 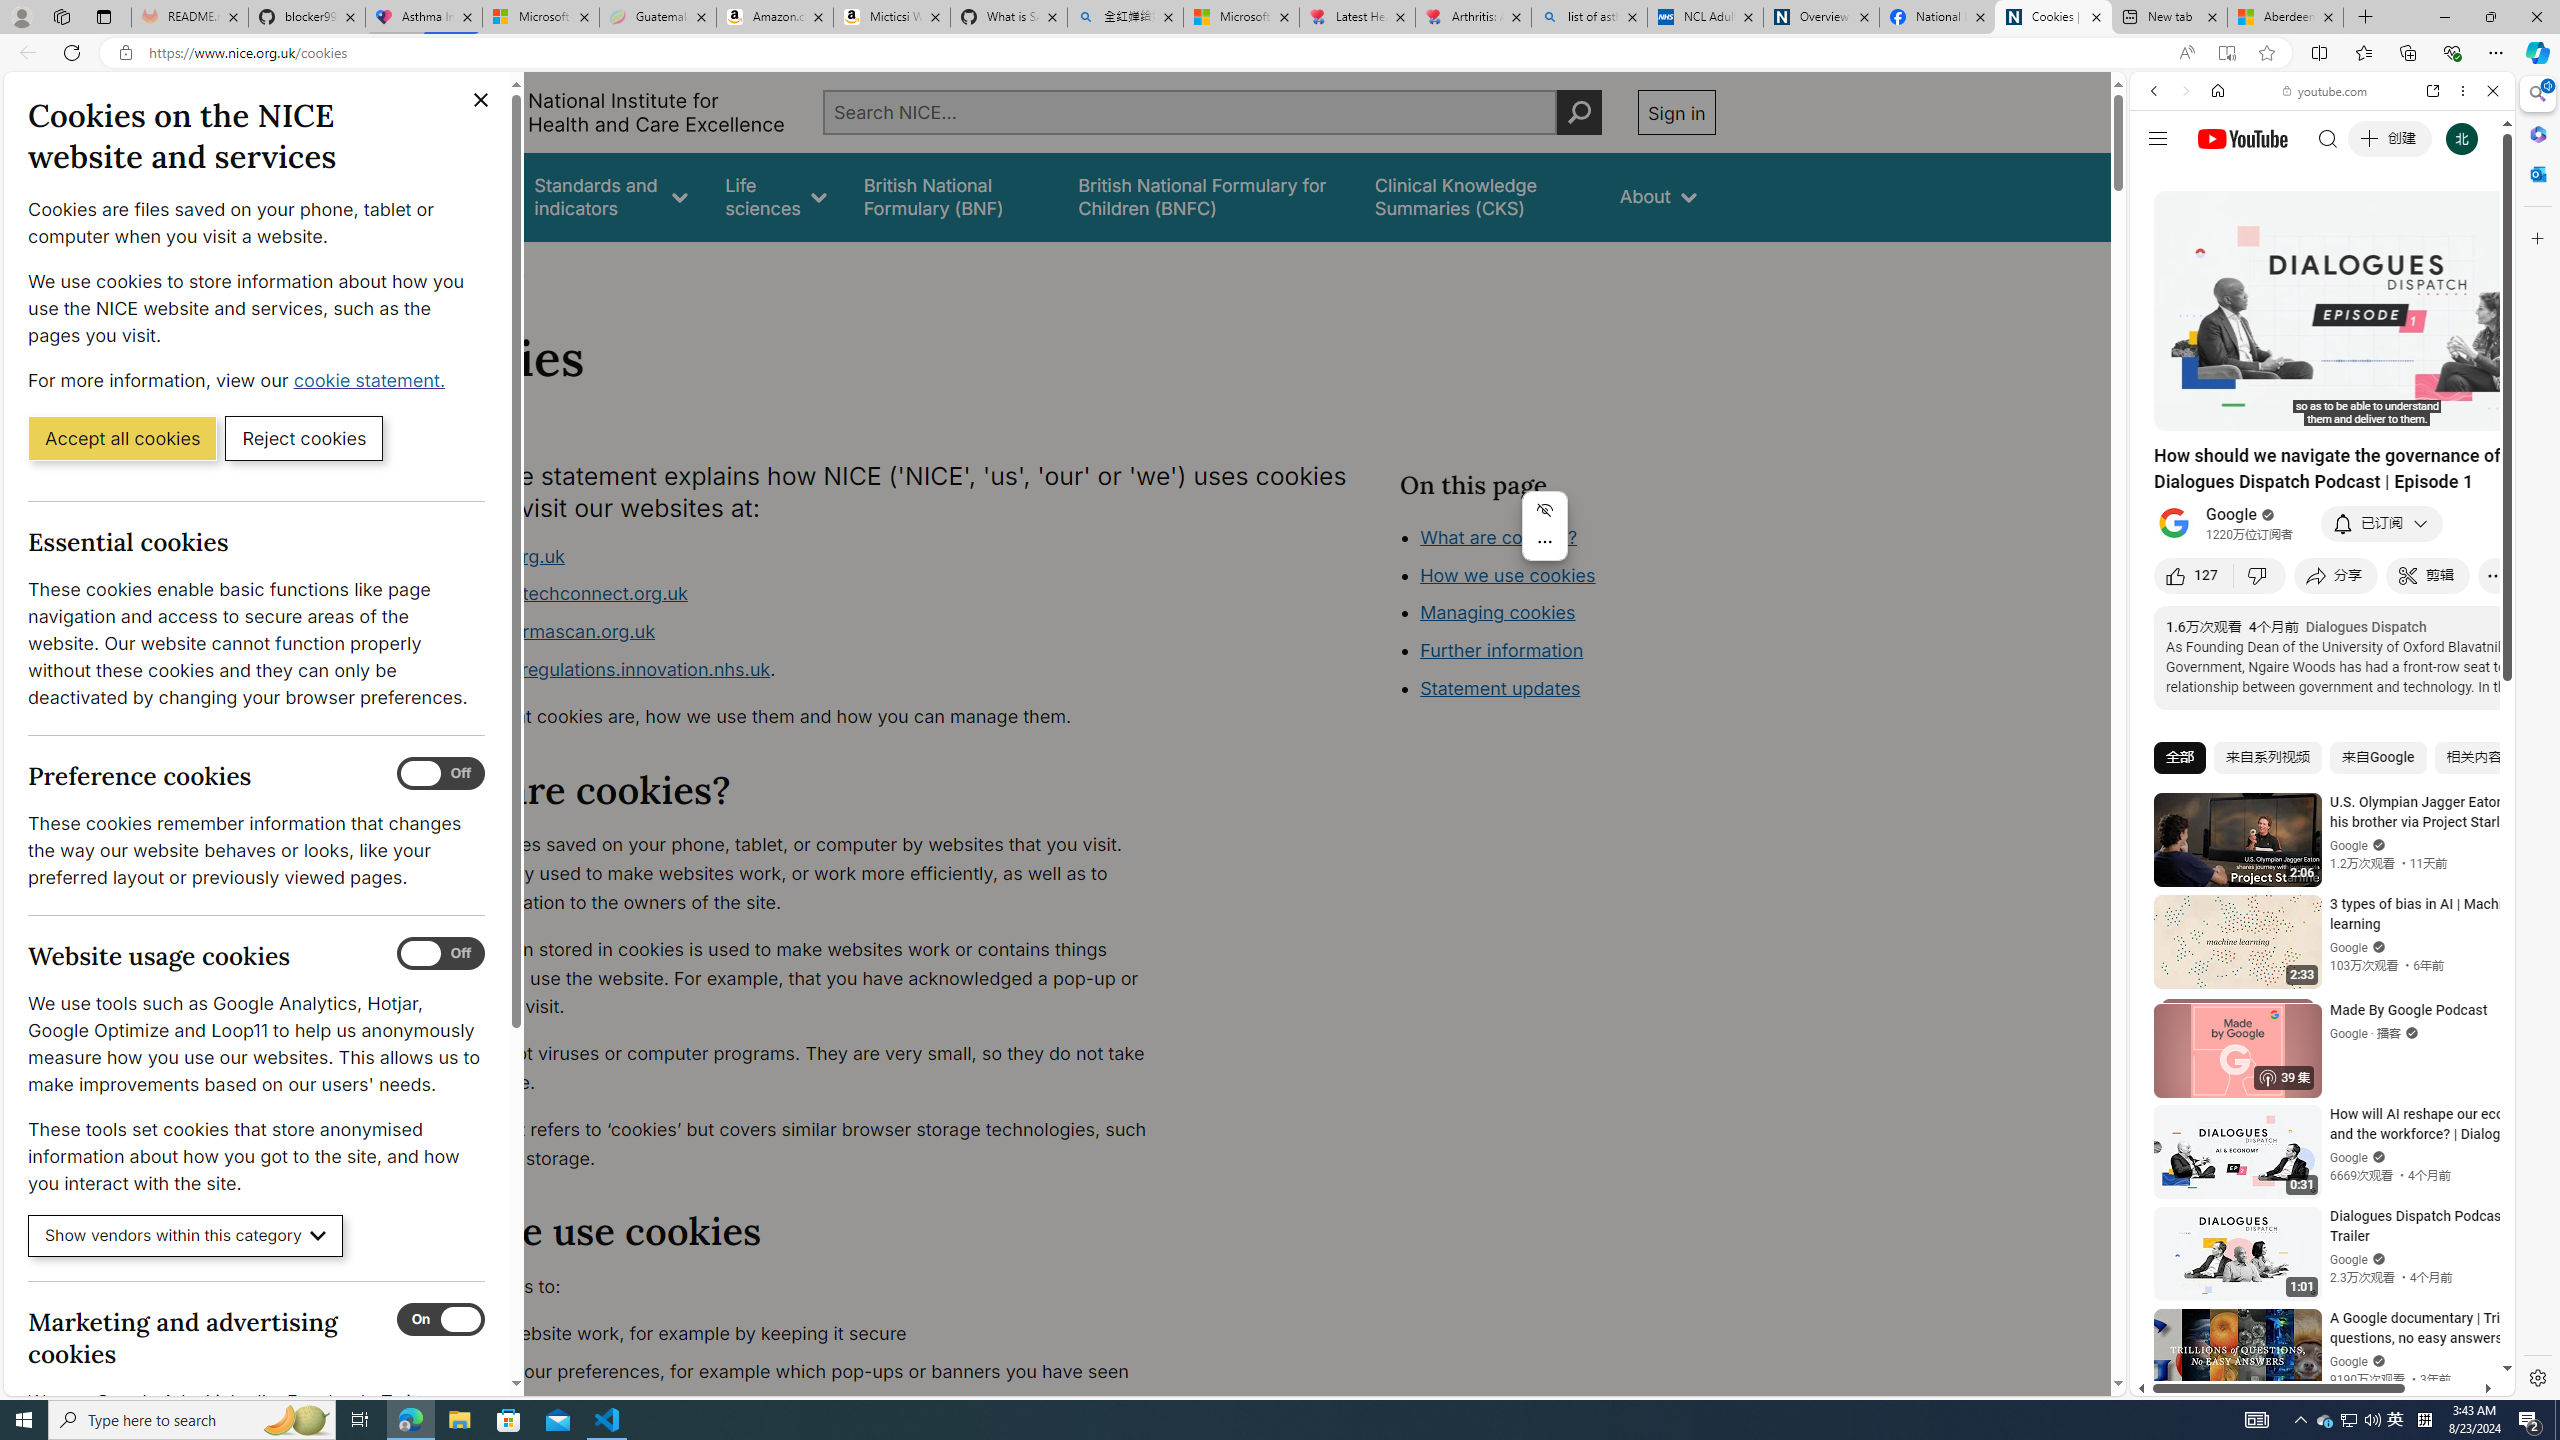 What do you see at coordinates (492, 555) in the screenshot?
I see `'www.nice.org.uk'` at bounding box center [492, 555].